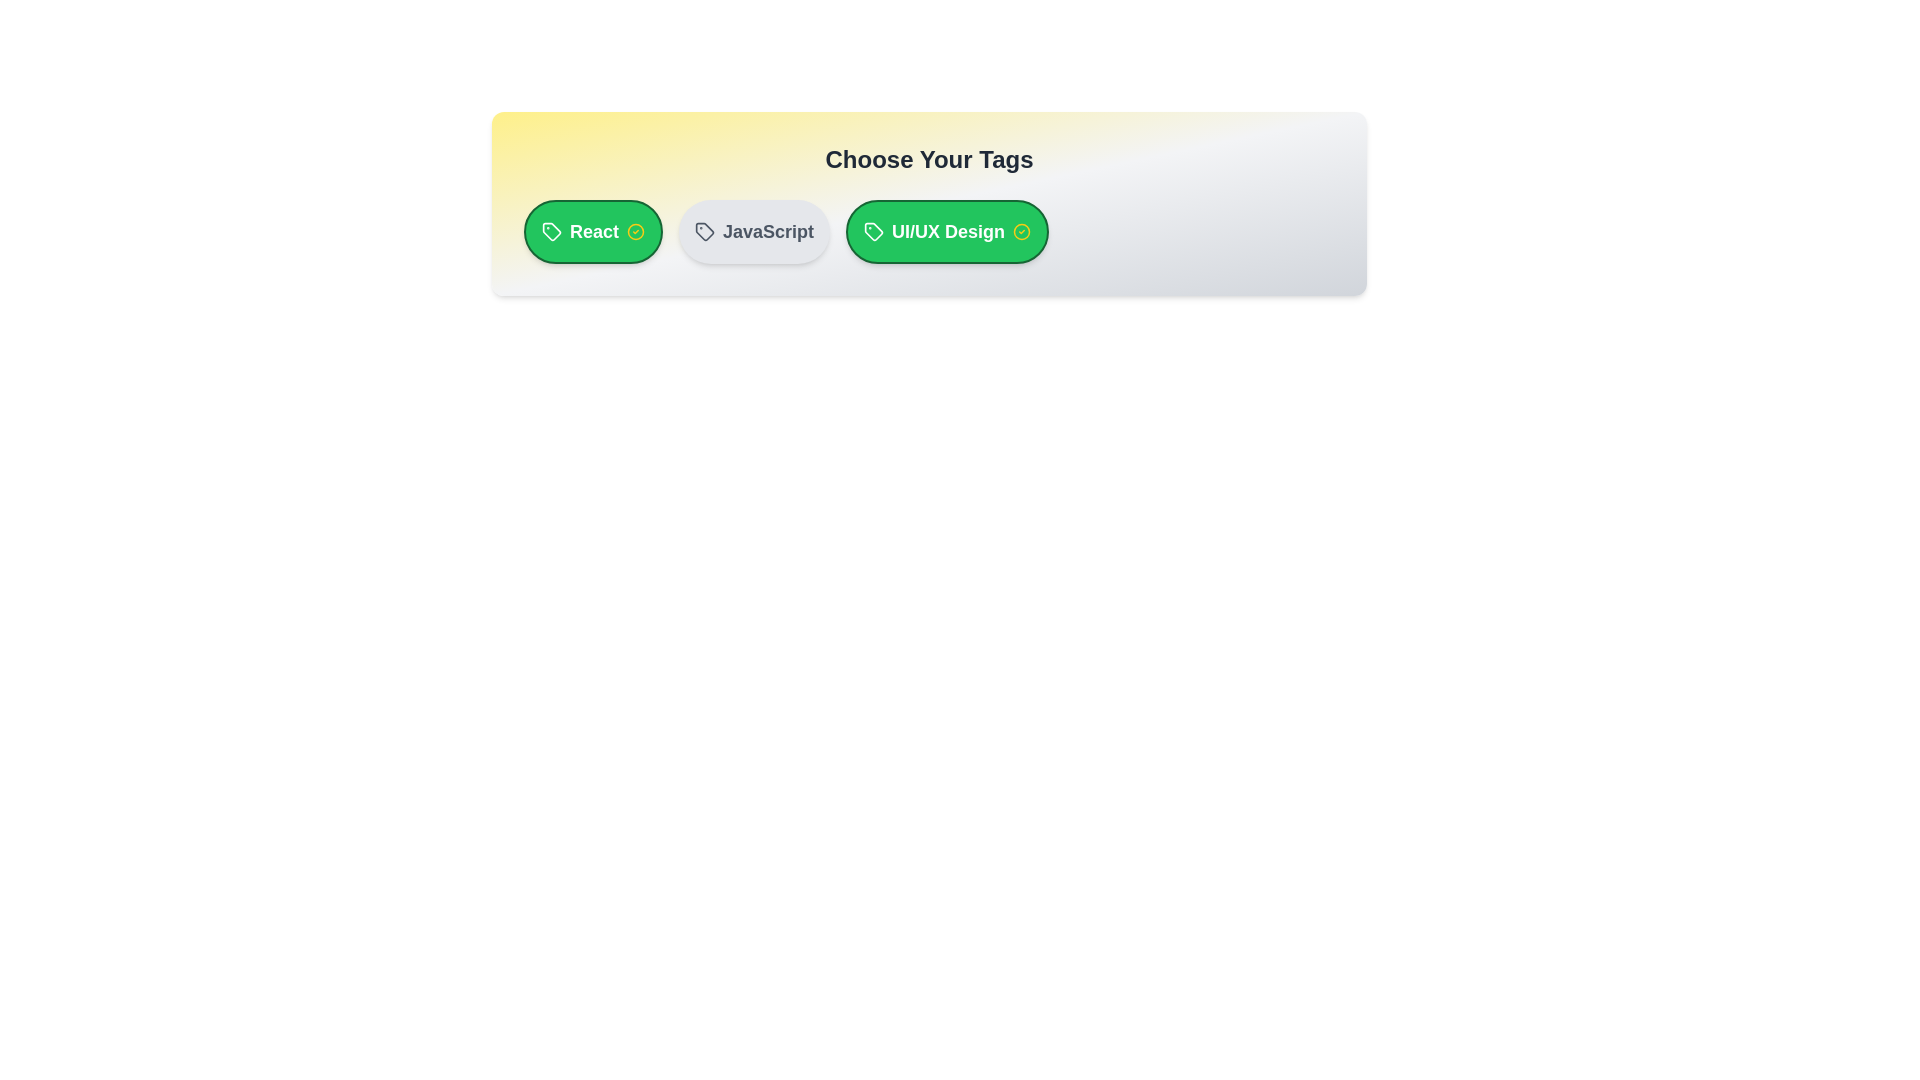 Image resolution: width=1920 pixels, height=1080 pixels. What do you see at coordinates (946, 230) in the screenshot?
I see `the tag labeled UI/UX Design` at bounding box center [946, 230].